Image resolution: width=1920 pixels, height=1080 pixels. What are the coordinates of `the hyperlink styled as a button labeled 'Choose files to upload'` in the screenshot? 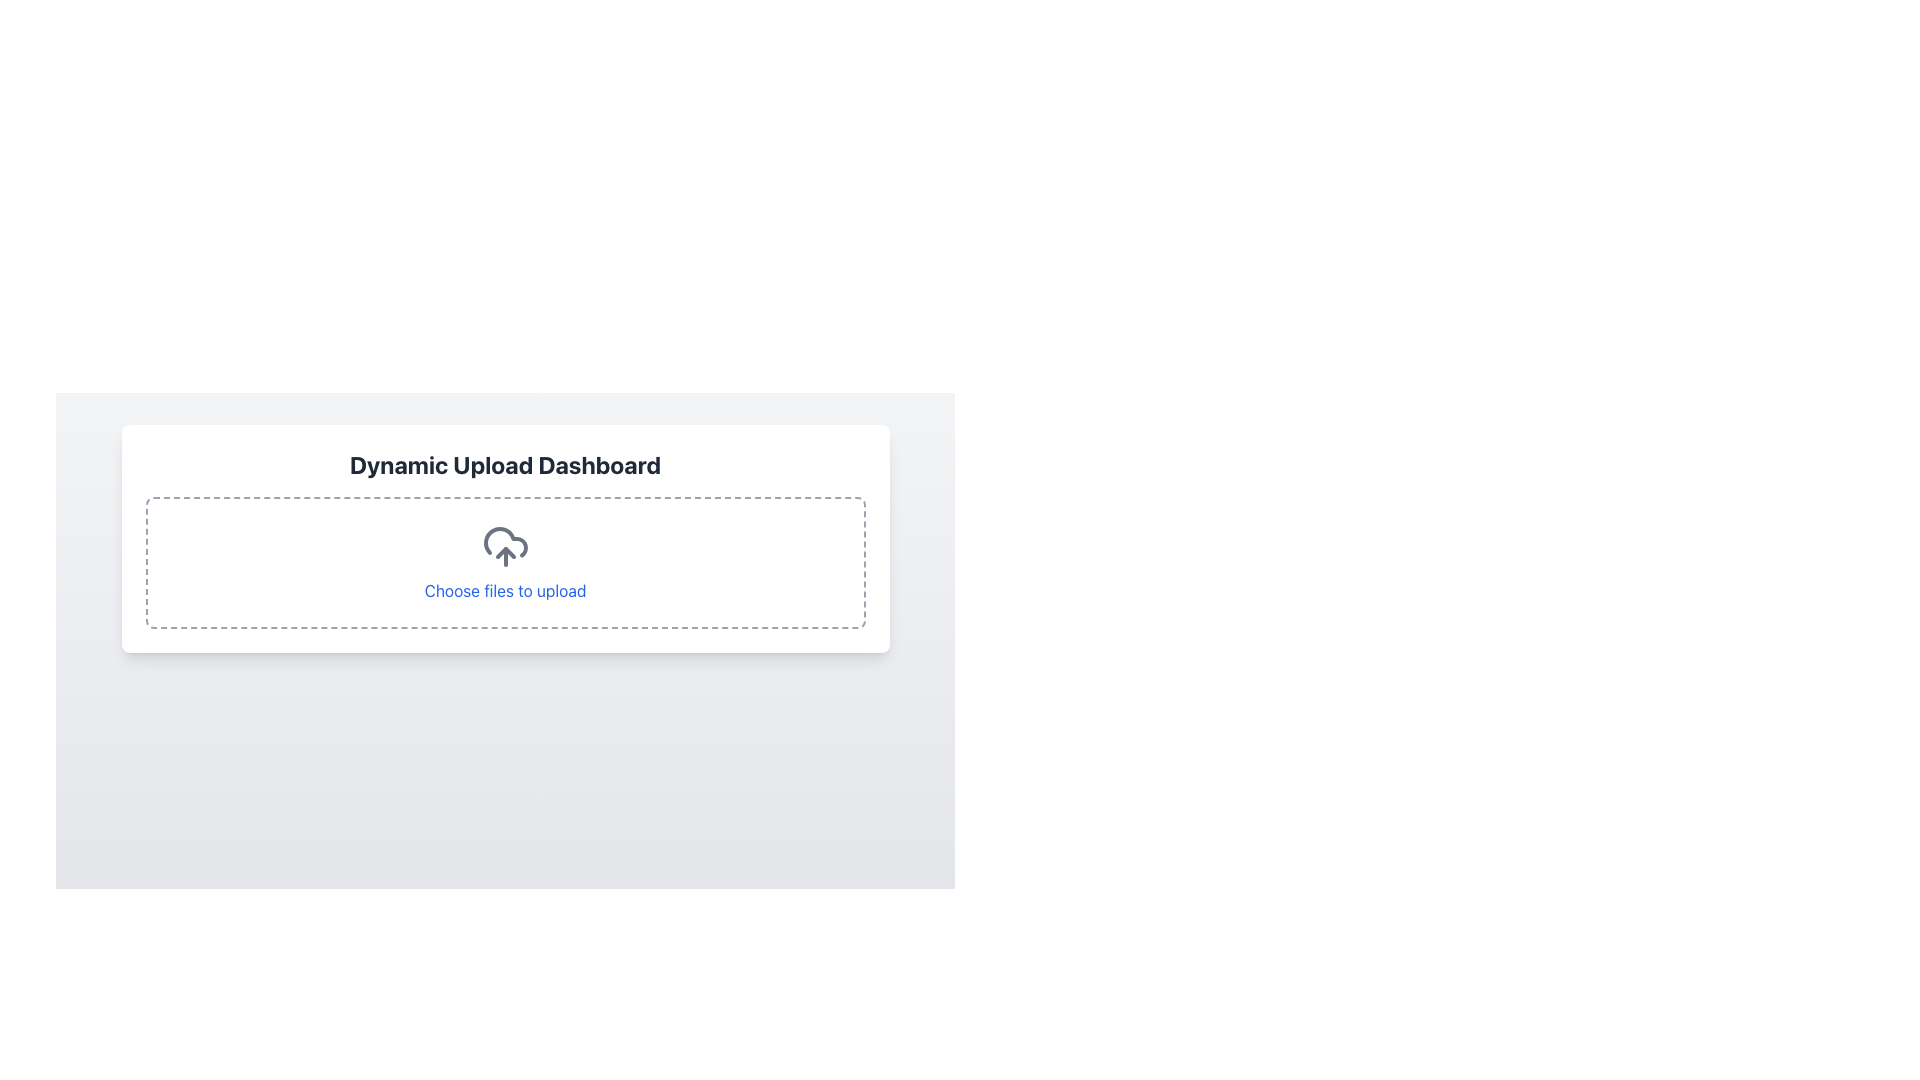 It's located at (505, 589).